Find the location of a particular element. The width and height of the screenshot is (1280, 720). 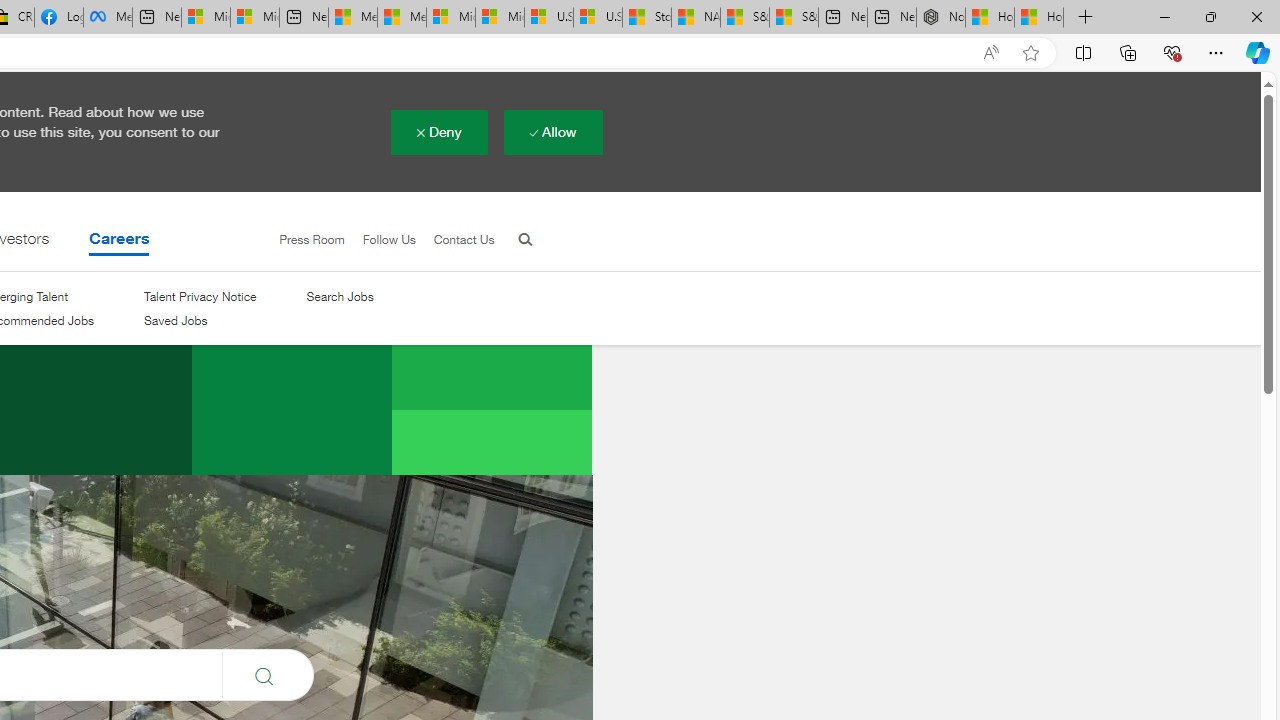

'Talent Privacy Notice' is located at coordinates (200, 297).